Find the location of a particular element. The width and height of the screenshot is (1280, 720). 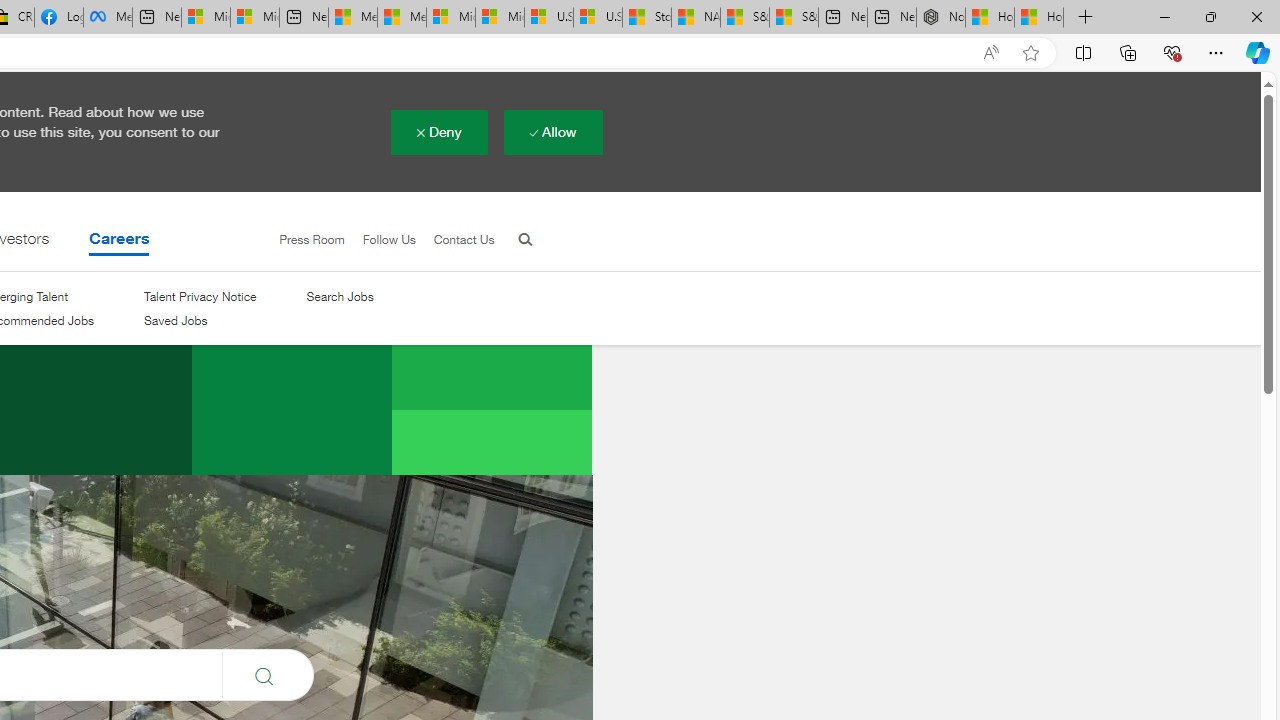

'Talent Privacy Notice' is located at coordinates (200, 297).